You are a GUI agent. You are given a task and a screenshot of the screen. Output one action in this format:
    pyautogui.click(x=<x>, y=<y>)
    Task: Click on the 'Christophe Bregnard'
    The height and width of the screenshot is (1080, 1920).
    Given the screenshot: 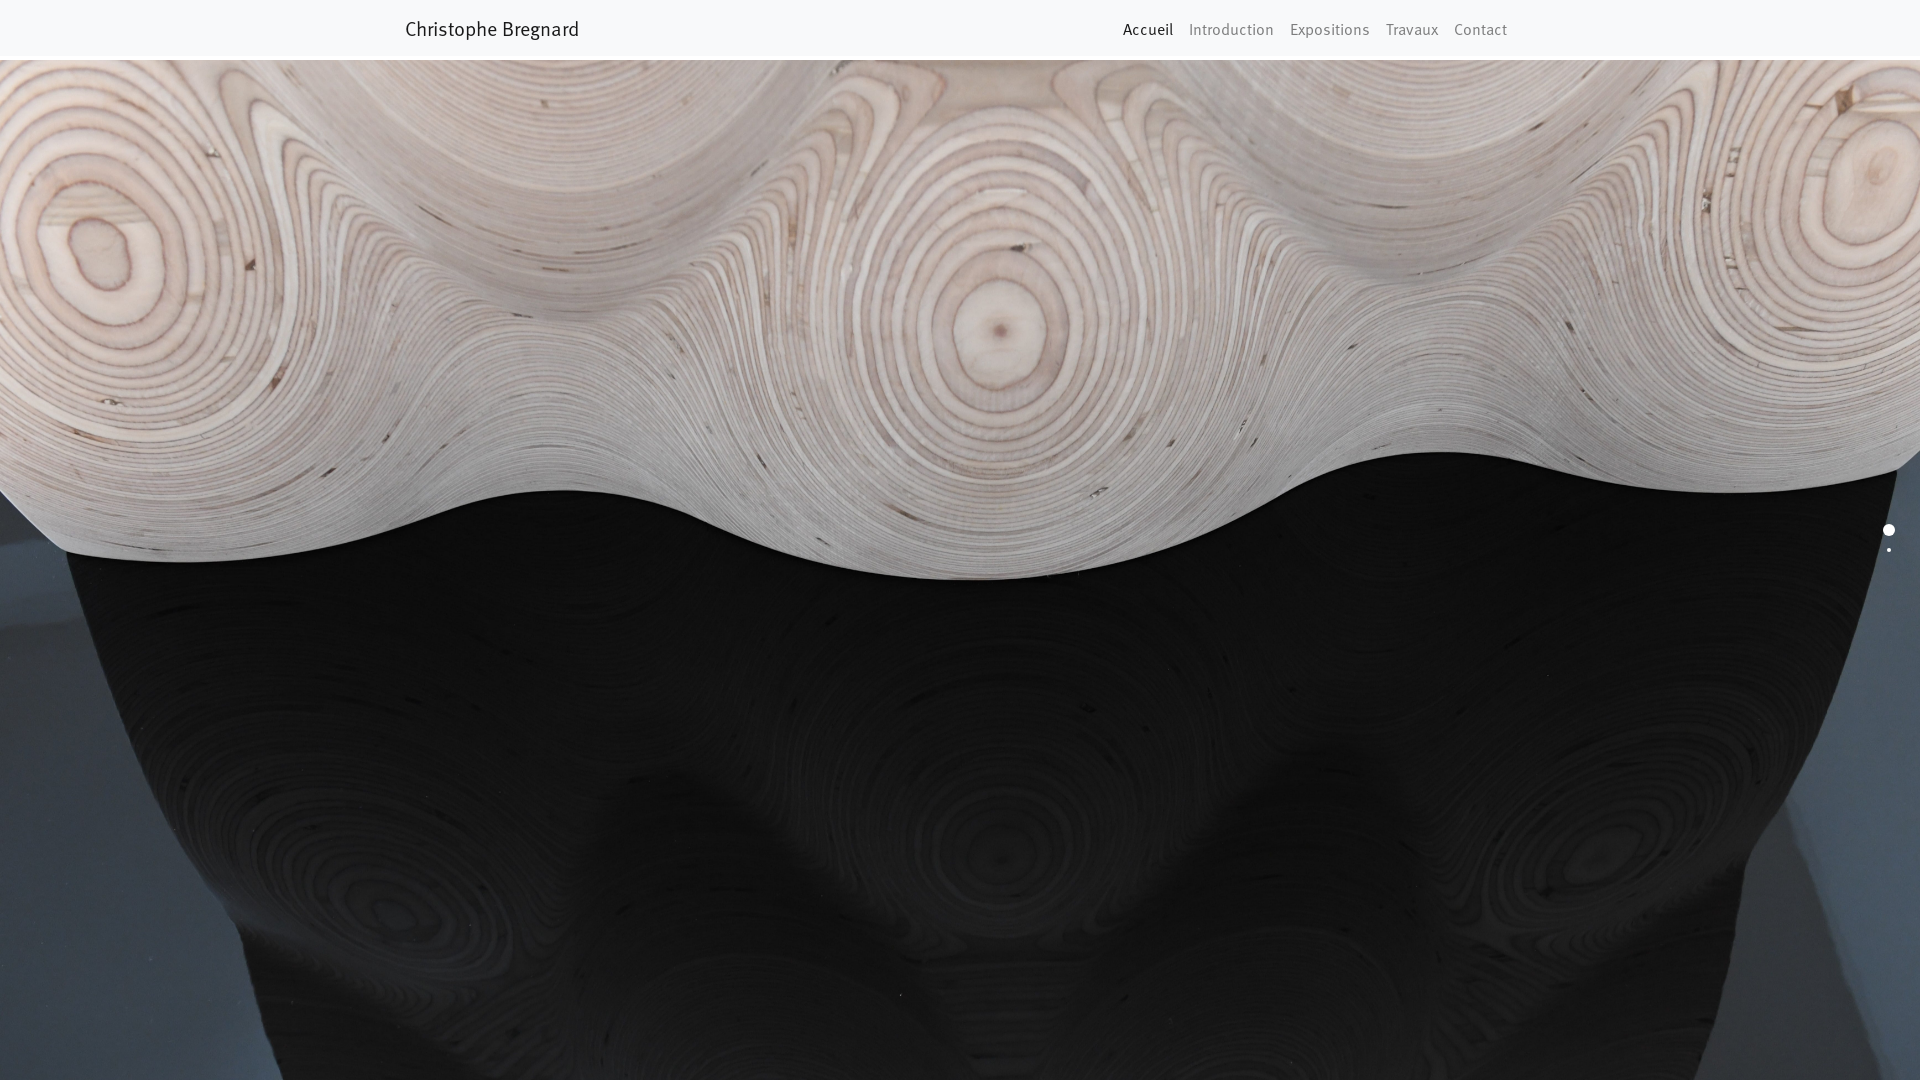 What is the action you would take?
    pyautogui.click(x=403, y=27)
    